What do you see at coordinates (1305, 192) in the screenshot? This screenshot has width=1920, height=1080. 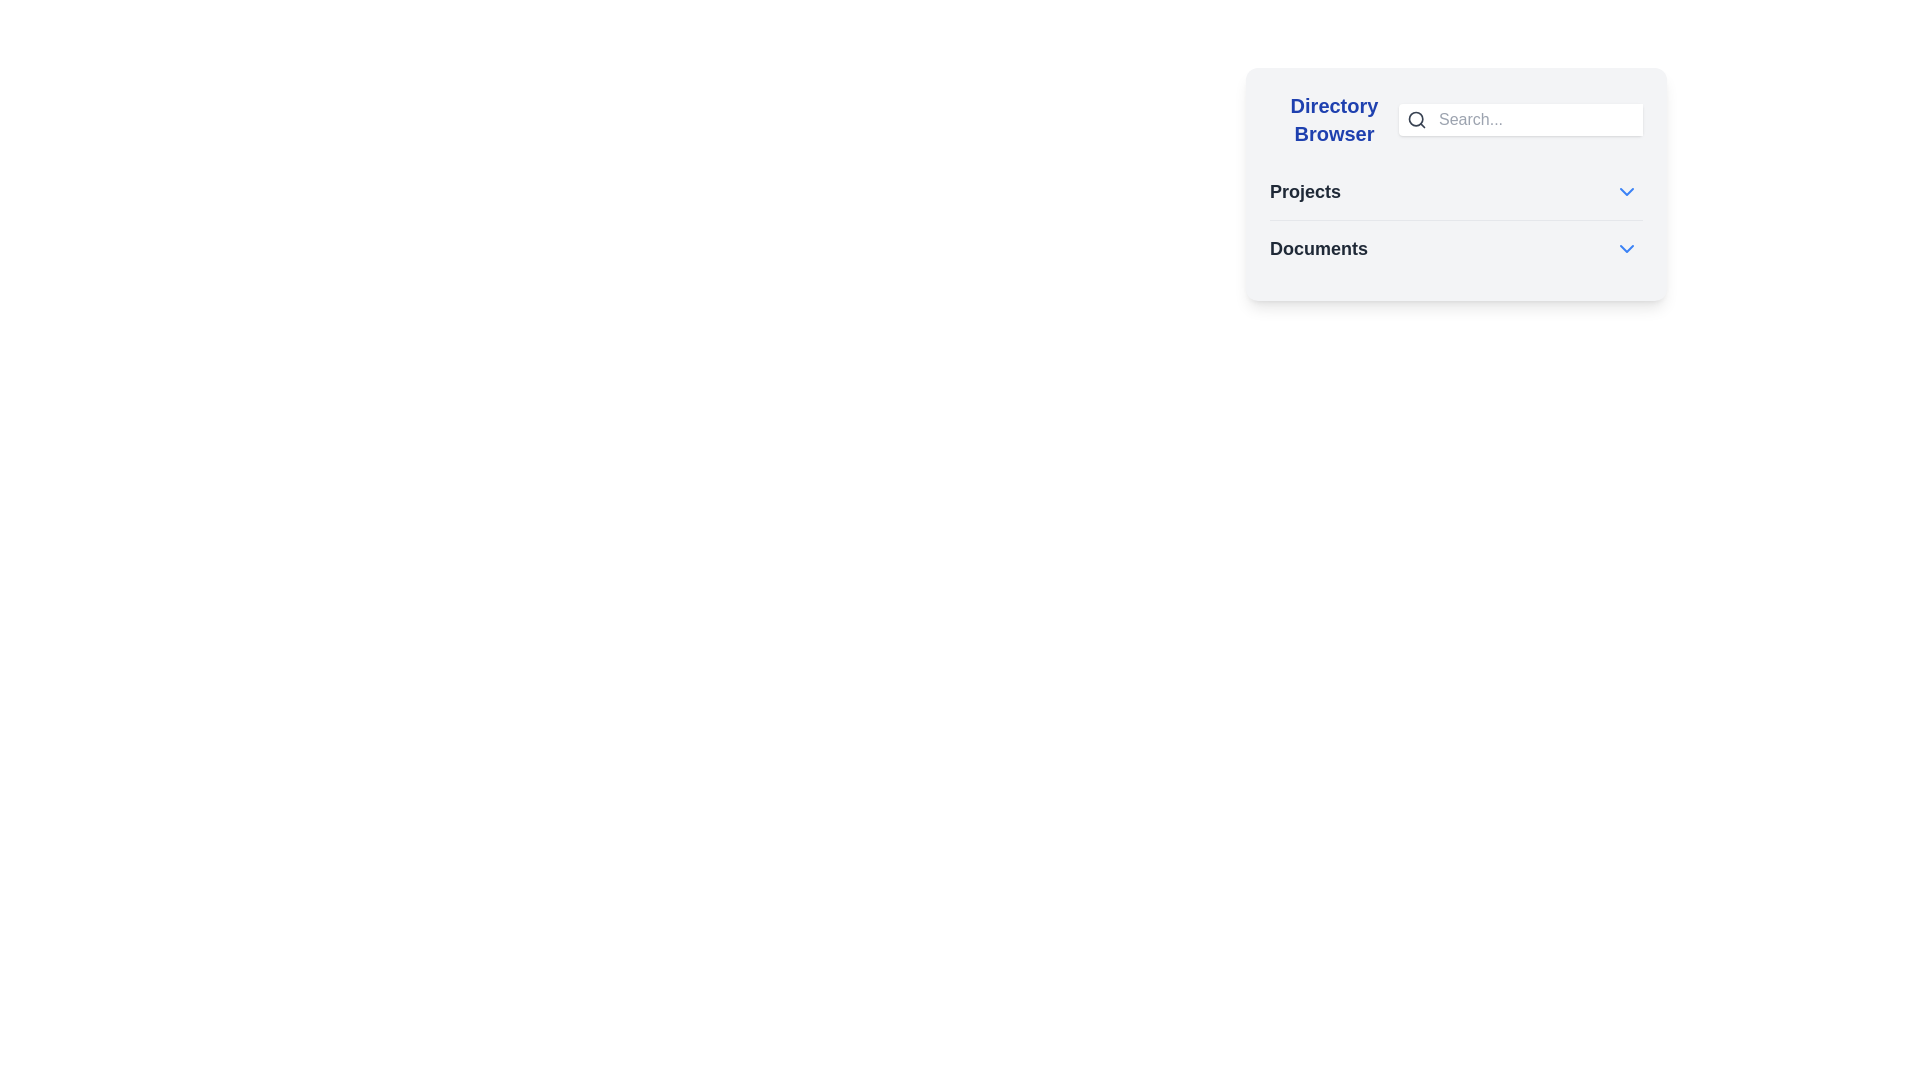 I see `the directory title Projects to expand or collapse it` at bounding box center [1305, 192].